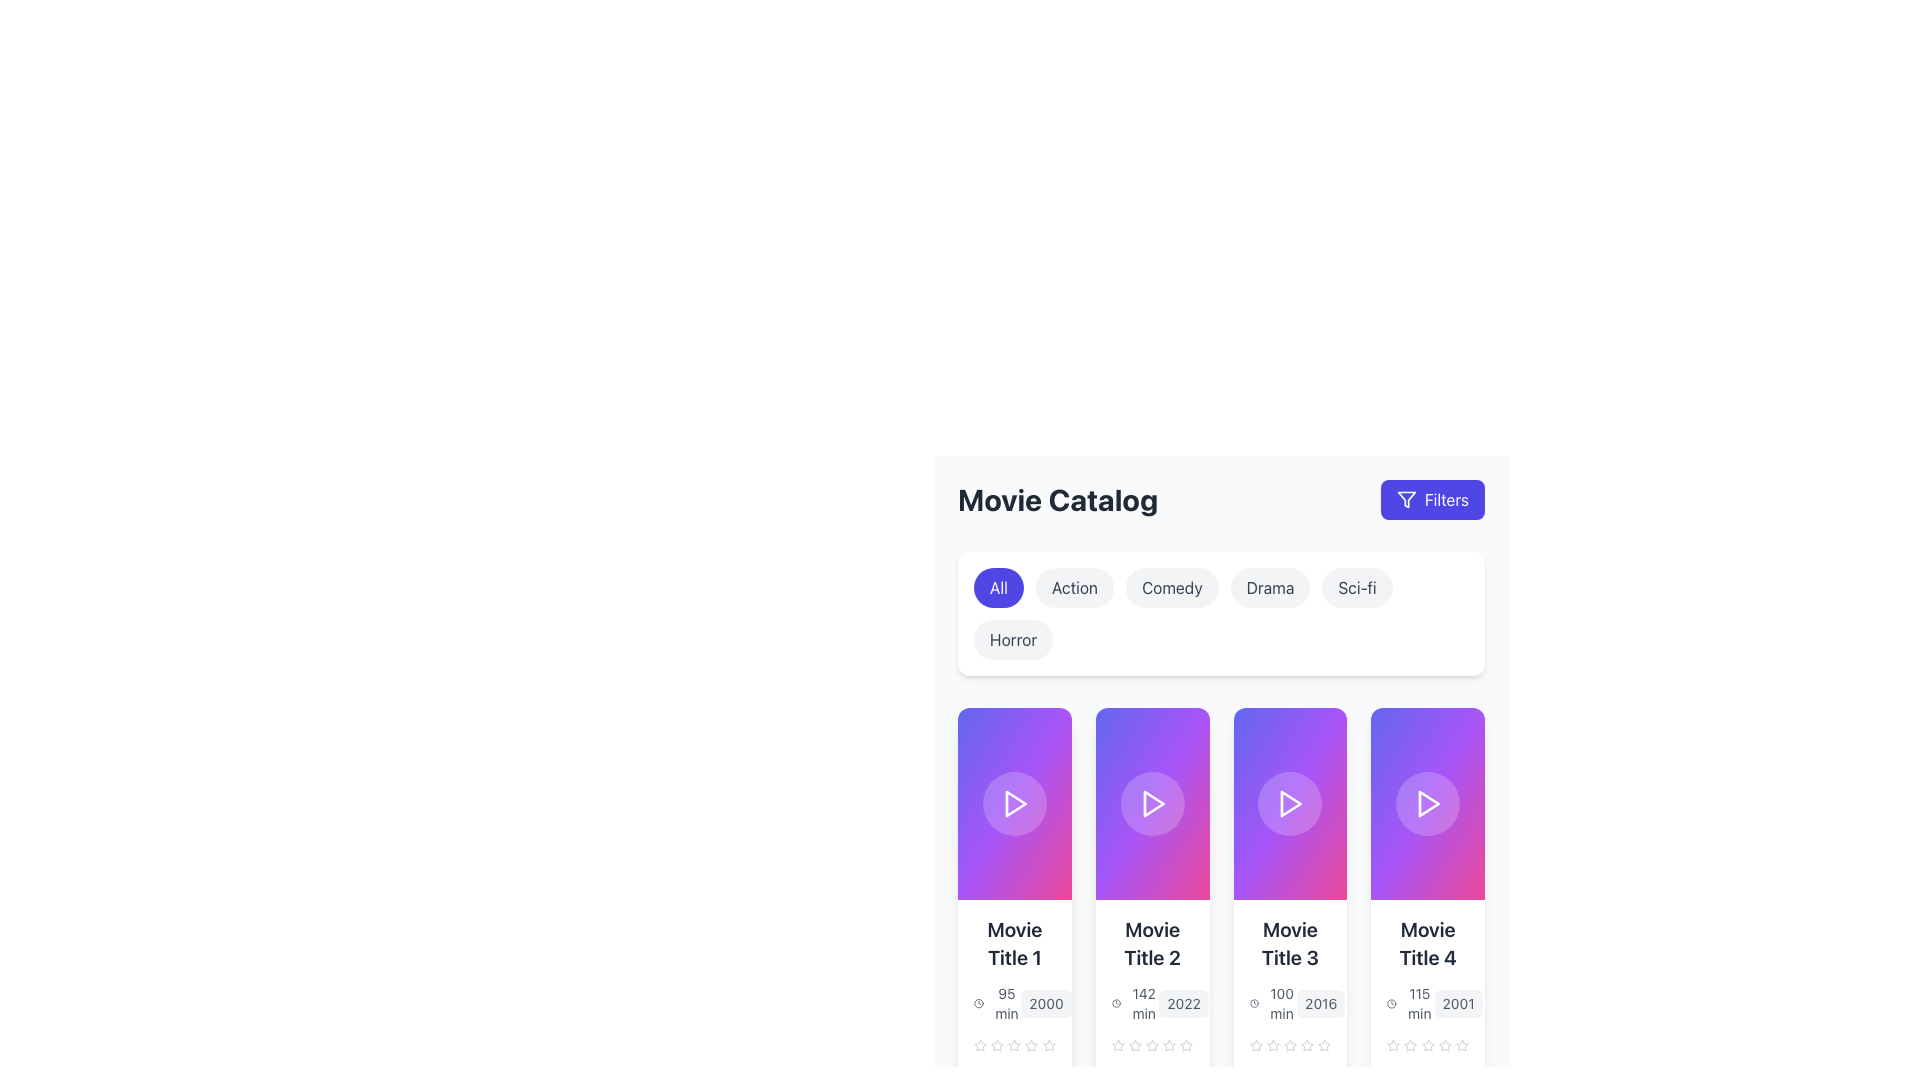 Image resolution: width=1920 pixels, height=1080 pixels. What do you see at coordinates (1032, 1044) in the screenshot?
I see `on the sixth star icon in the rating sequence located beneath the 'Movie Title 1' section` at bounding box center [1032, 1044].